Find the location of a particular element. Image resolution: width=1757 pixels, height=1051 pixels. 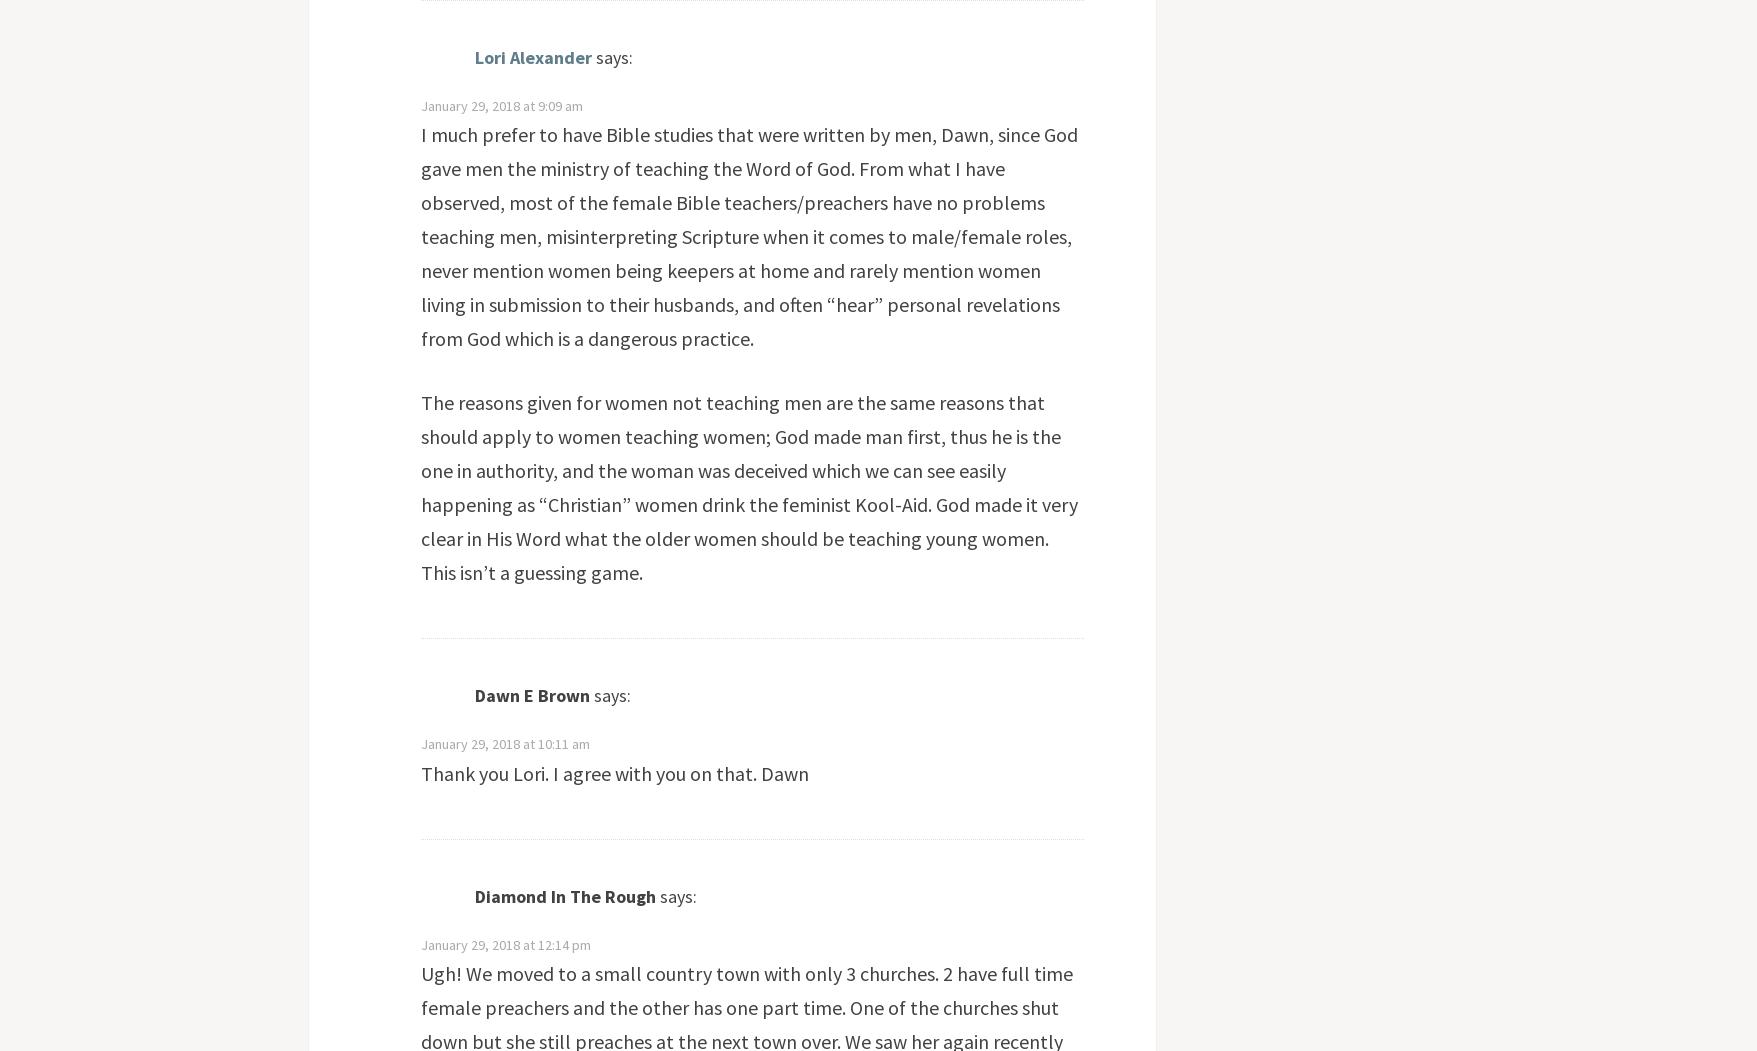

'Lori Alexander' is located at coordinates (532, 56).